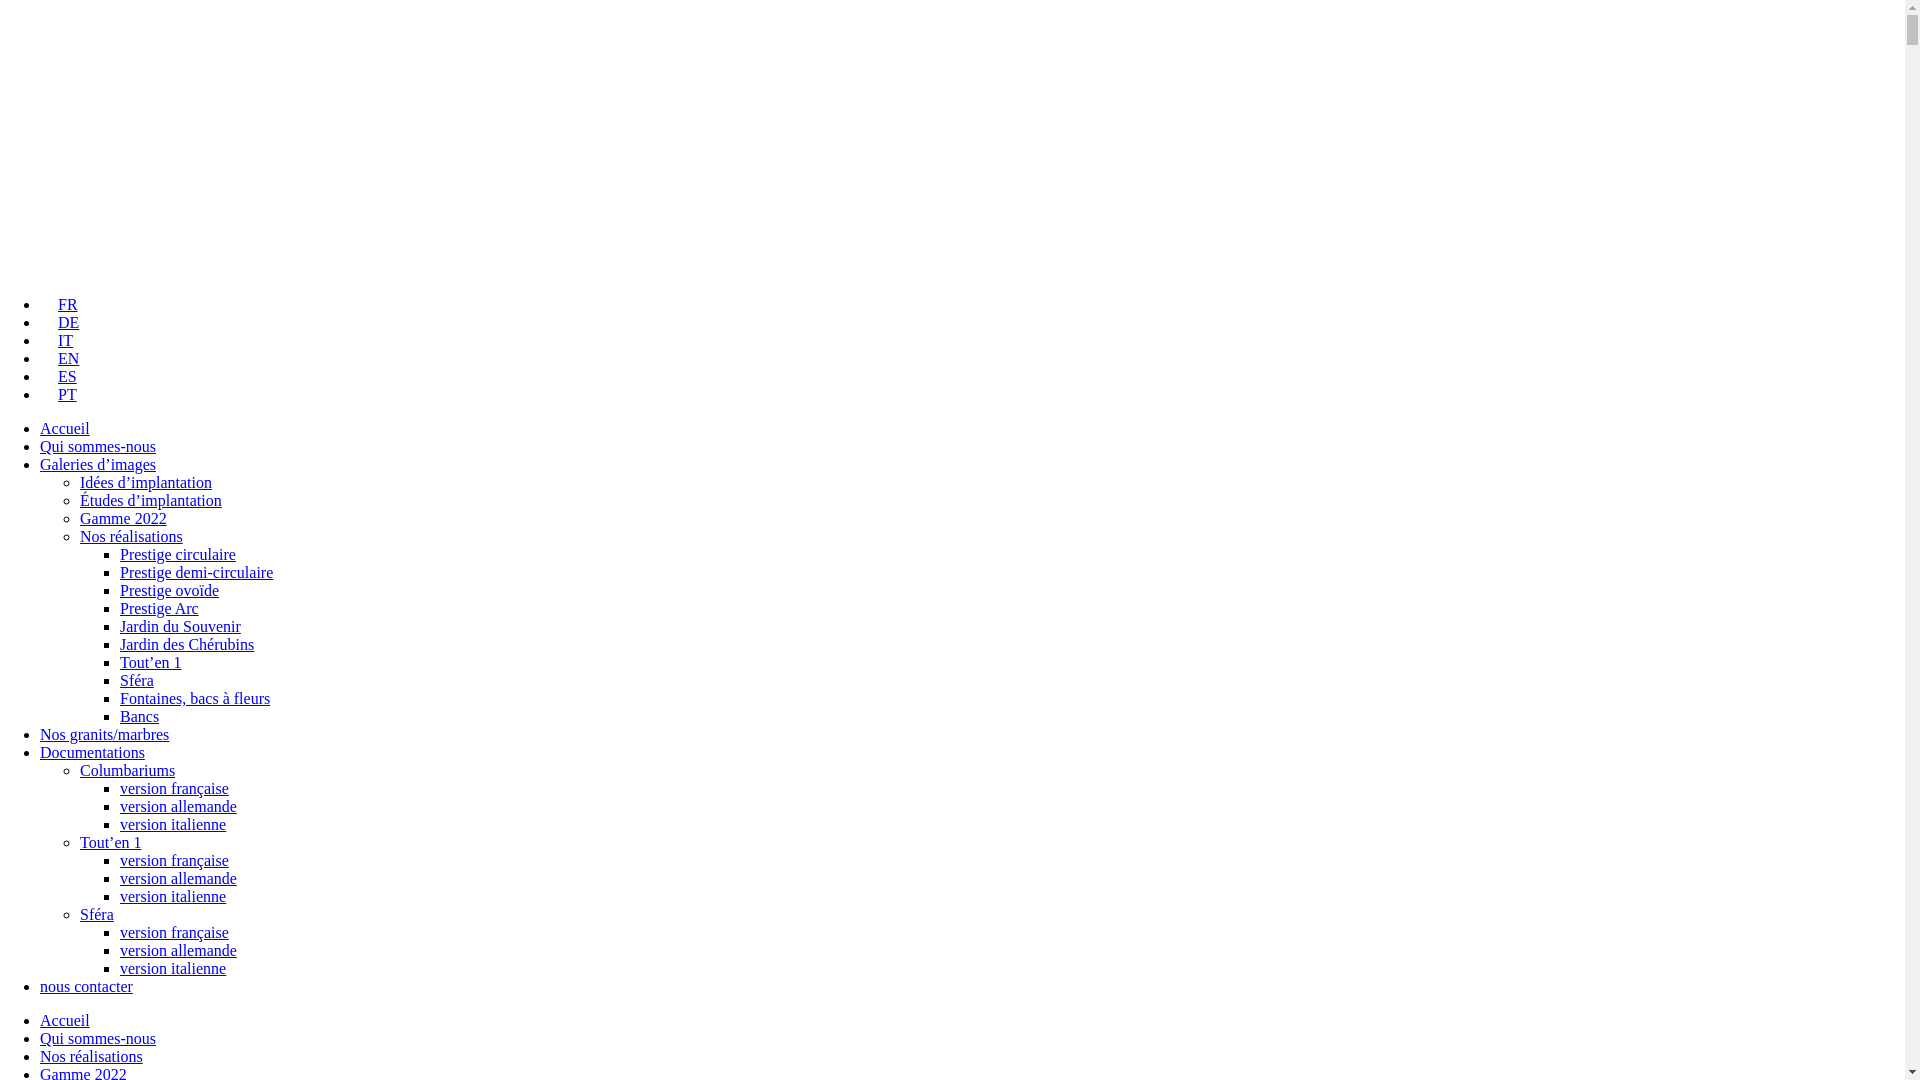 Image resolution: width=1920 pixels, height=1080 pixels. I want to click on 'Accueil', so click(65, 1020).